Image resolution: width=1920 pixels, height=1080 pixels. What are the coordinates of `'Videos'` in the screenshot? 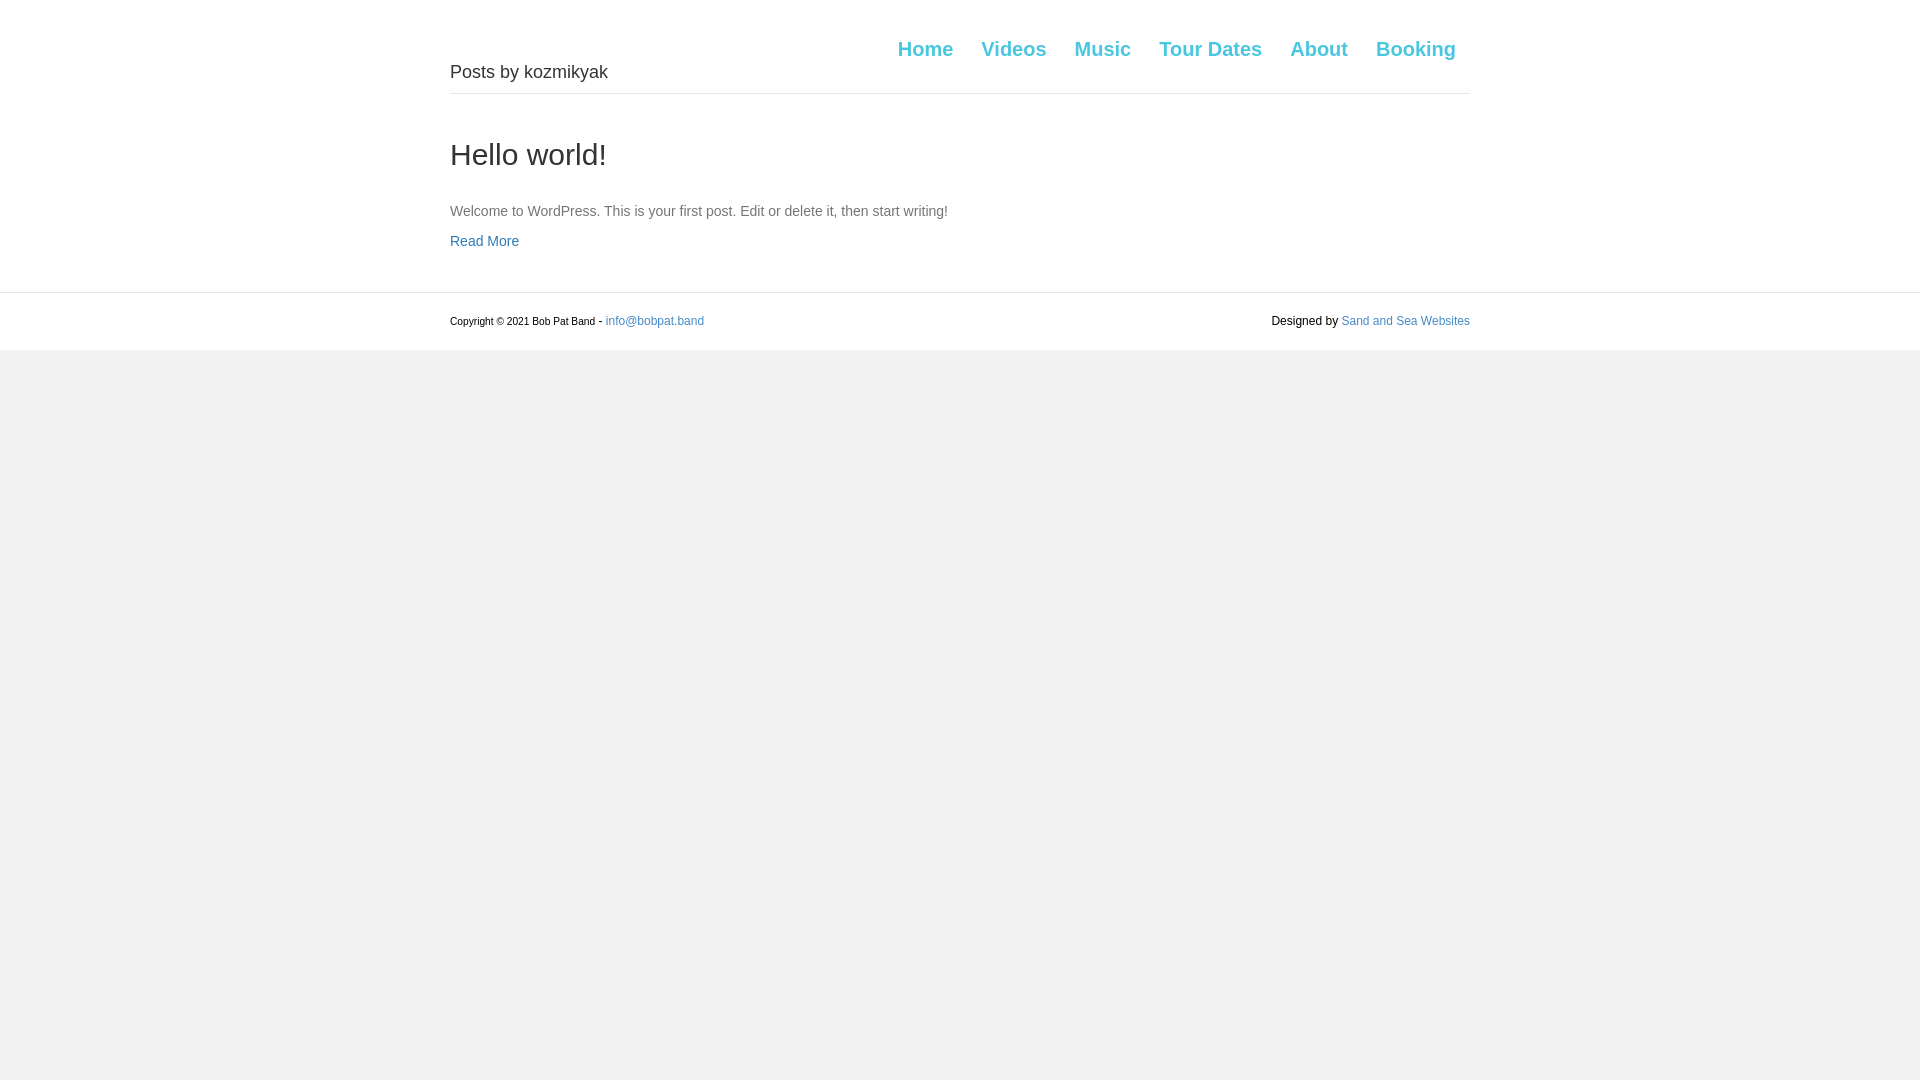 It's located at (1013, 48).